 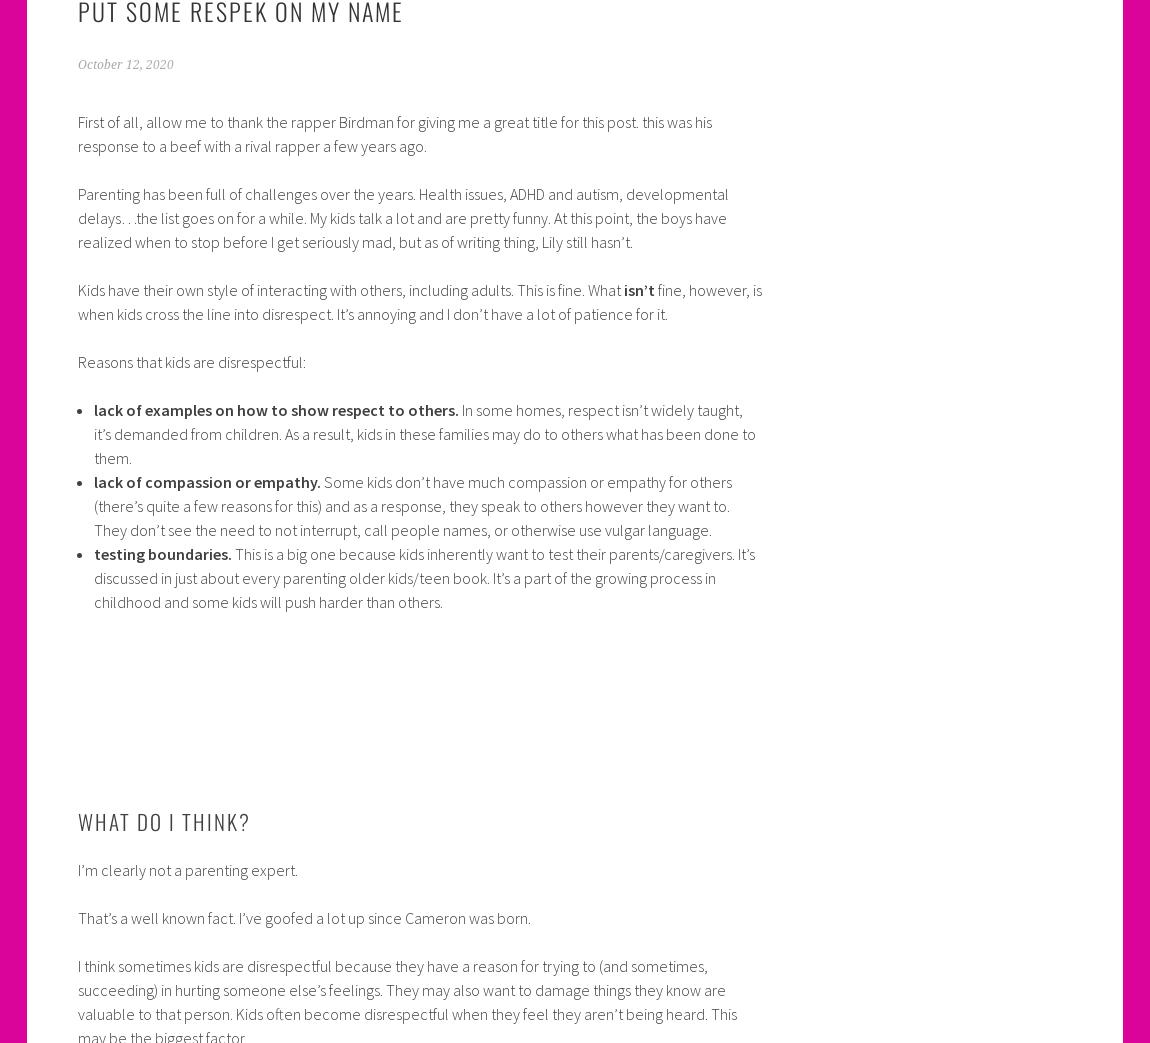 I want to click on 'I’m clearly not a parenting expert.', so click(x=185, y=869).